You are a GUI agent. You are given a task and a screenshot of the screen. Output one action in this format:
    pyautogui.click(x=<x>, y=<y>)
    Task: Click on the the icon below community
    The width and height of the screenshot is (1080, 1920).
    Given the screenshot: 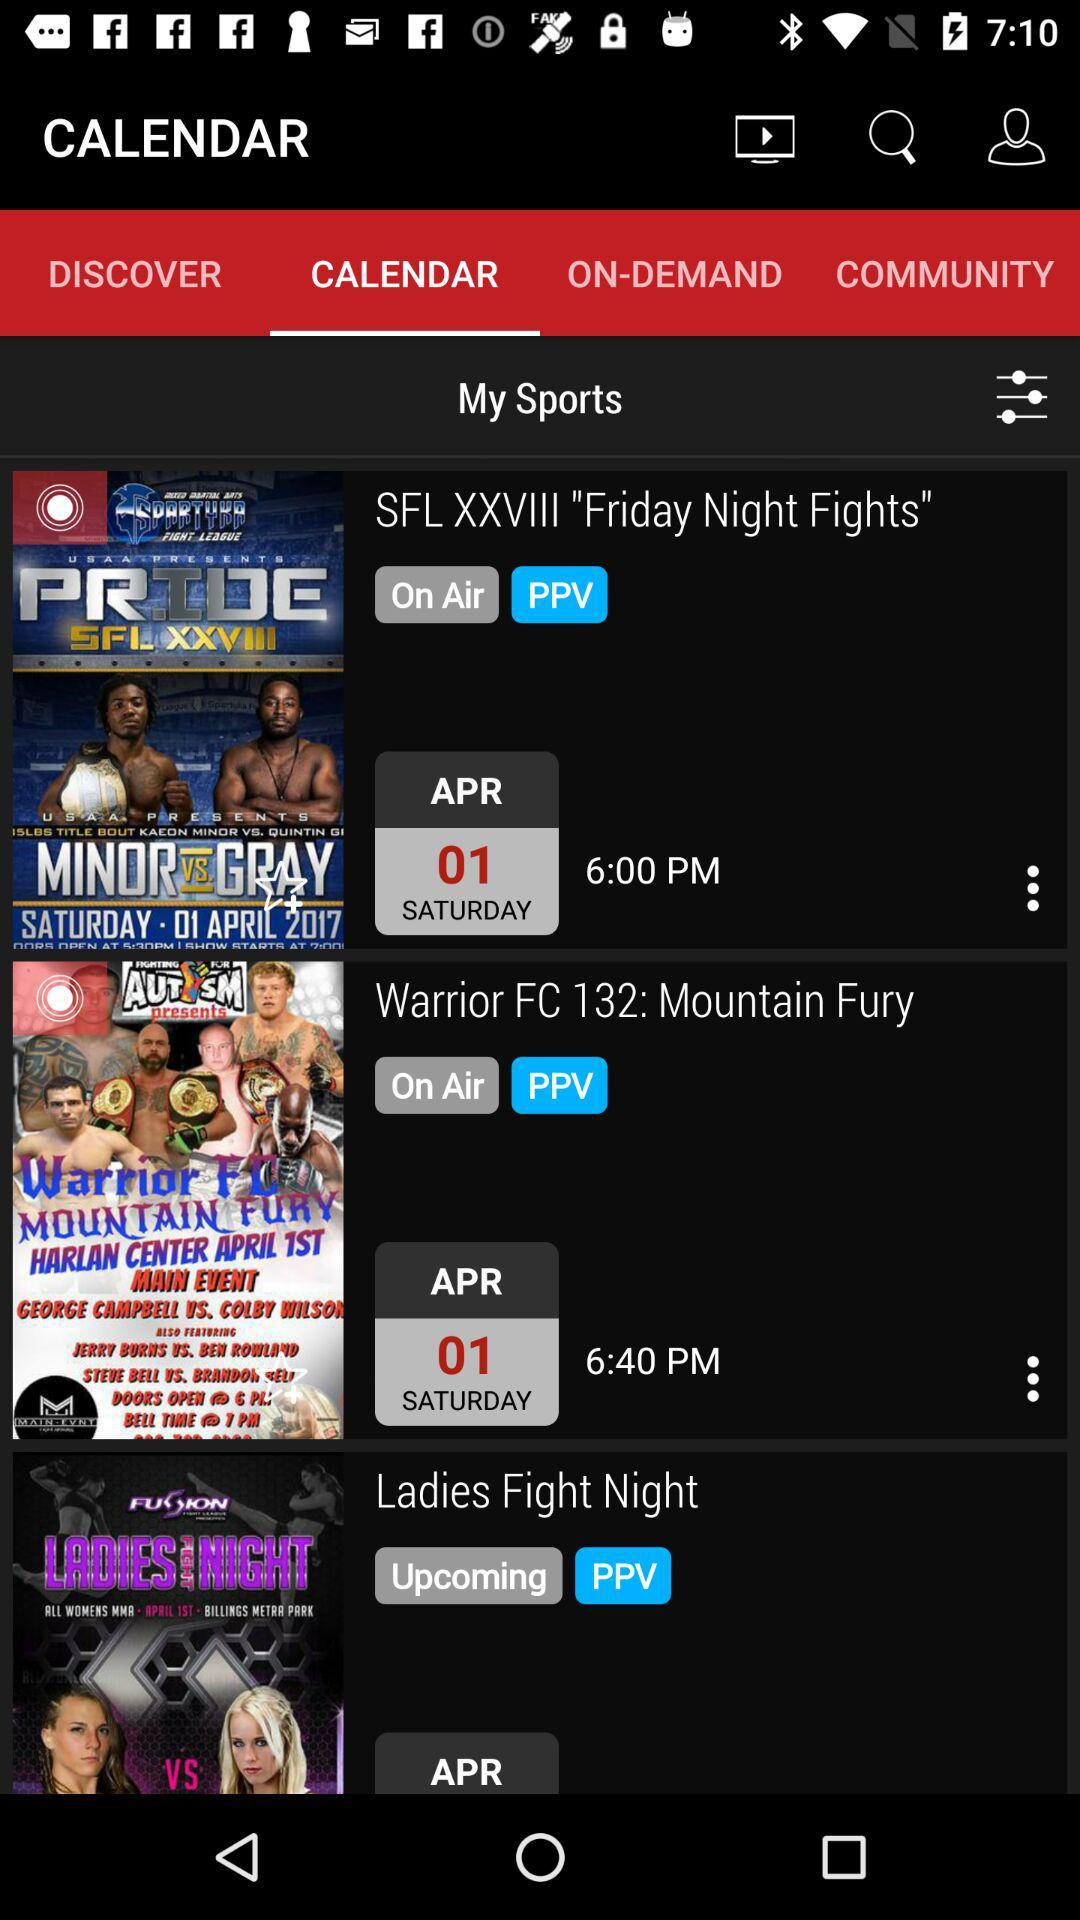 What is the action you would take?
    pyautogui.click(x=1022, y=396)
    